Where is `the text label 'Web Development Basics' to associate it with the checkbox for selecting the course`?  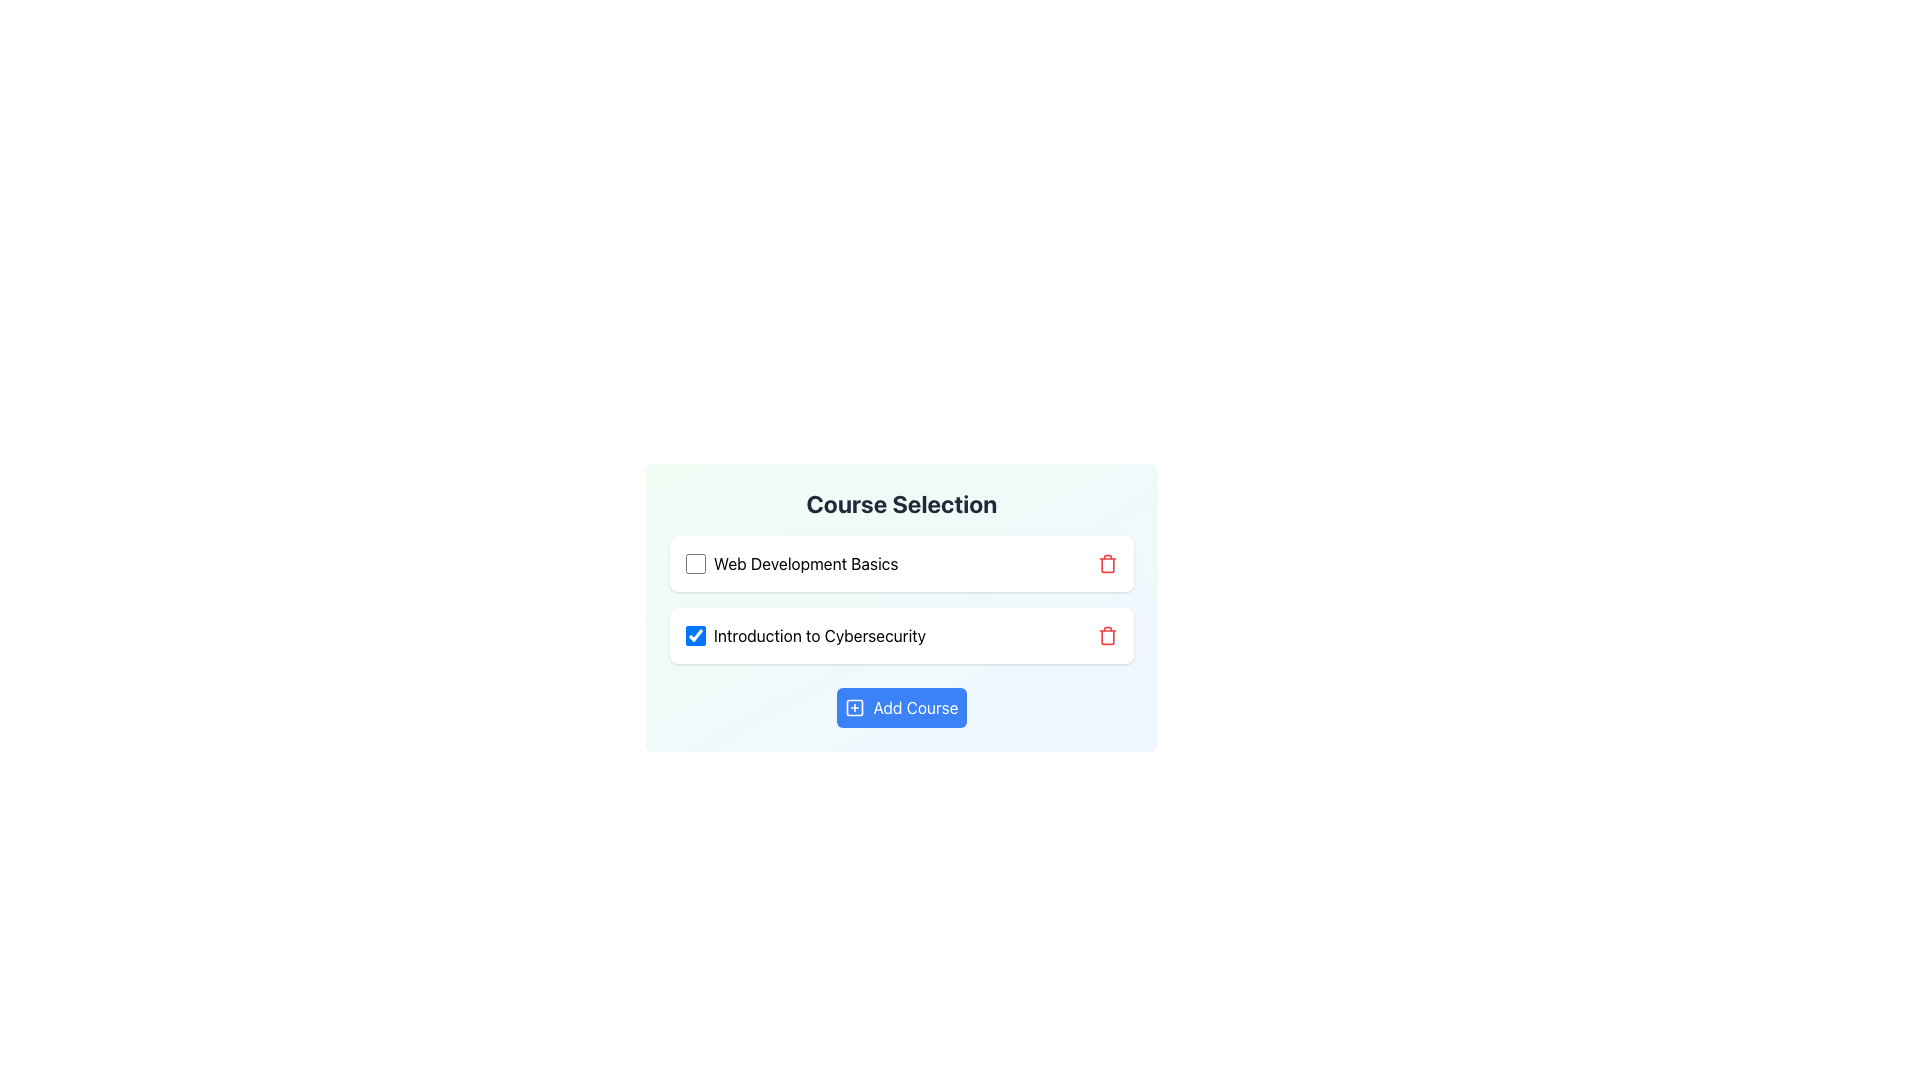
the text label 'Web Development Basics' to associate it with the checkbox for selecting the course is located at coordinates (806, 563).